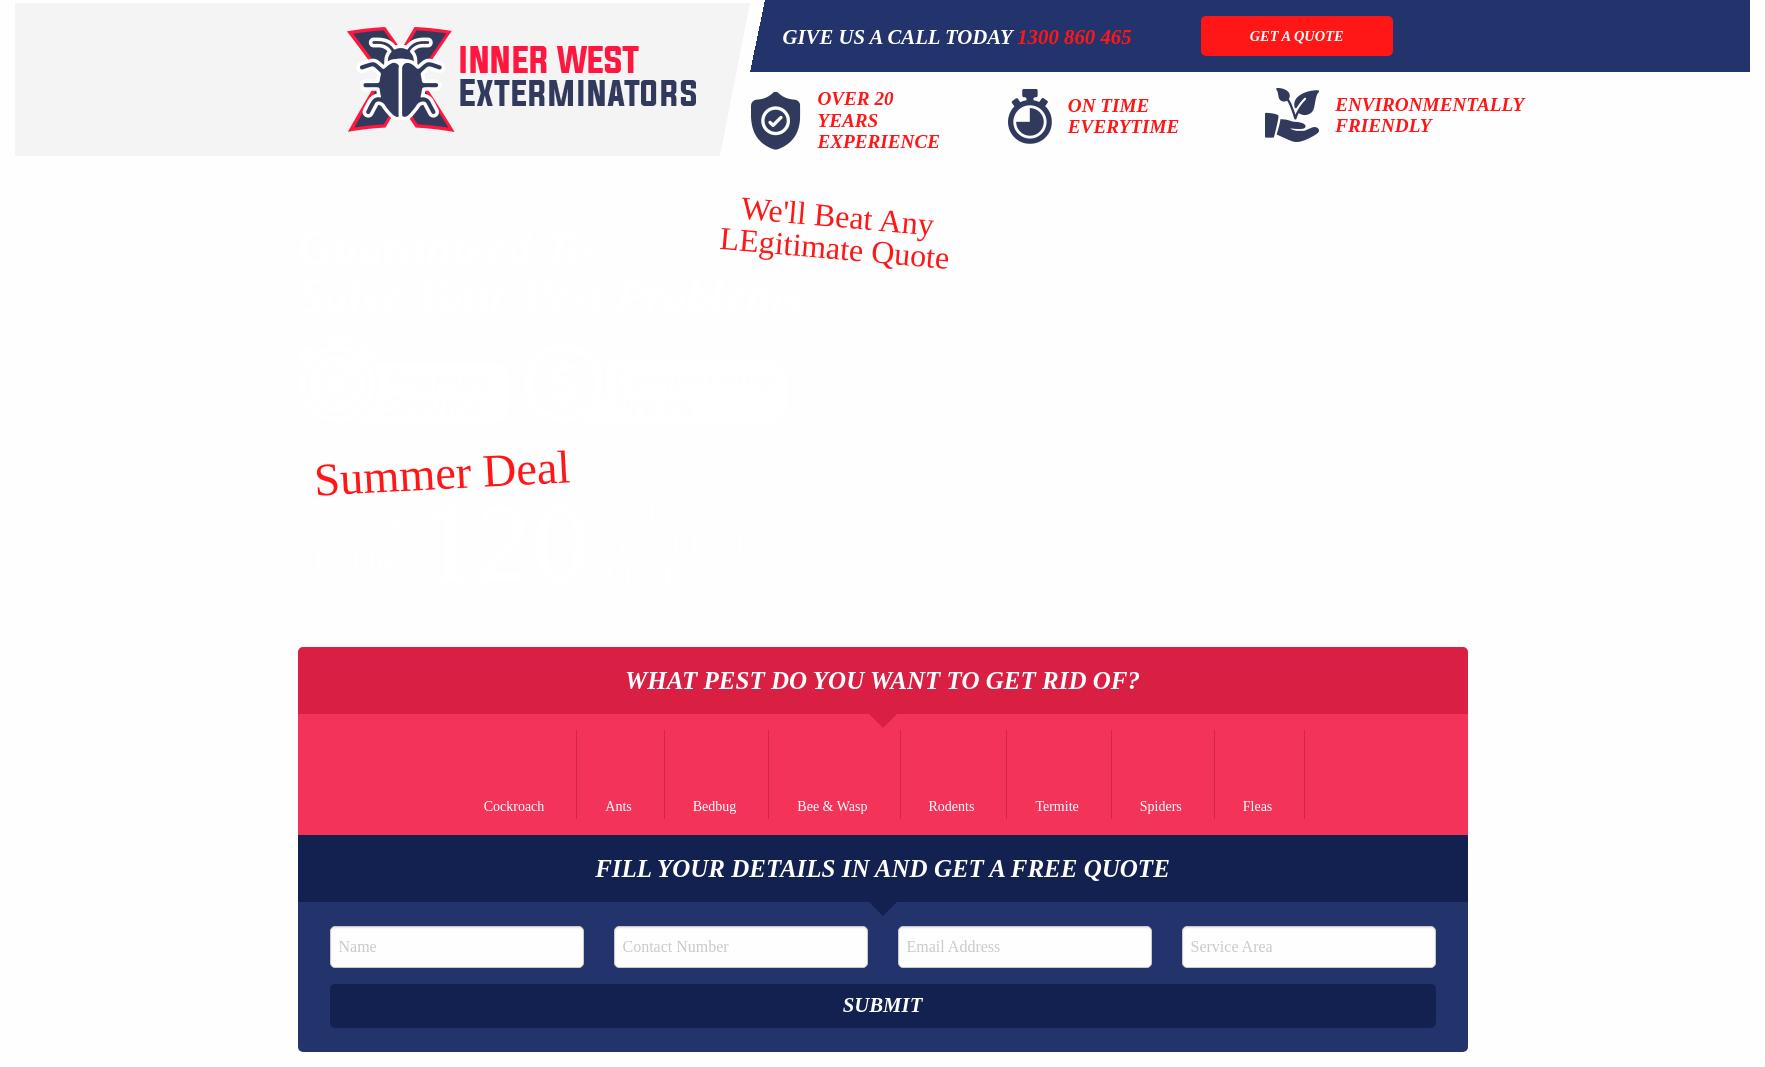 This screenshot has height=1067, width=1765. Describe the element at coordinates (395, 523) in the screenshot. I see `'$'` at that location.